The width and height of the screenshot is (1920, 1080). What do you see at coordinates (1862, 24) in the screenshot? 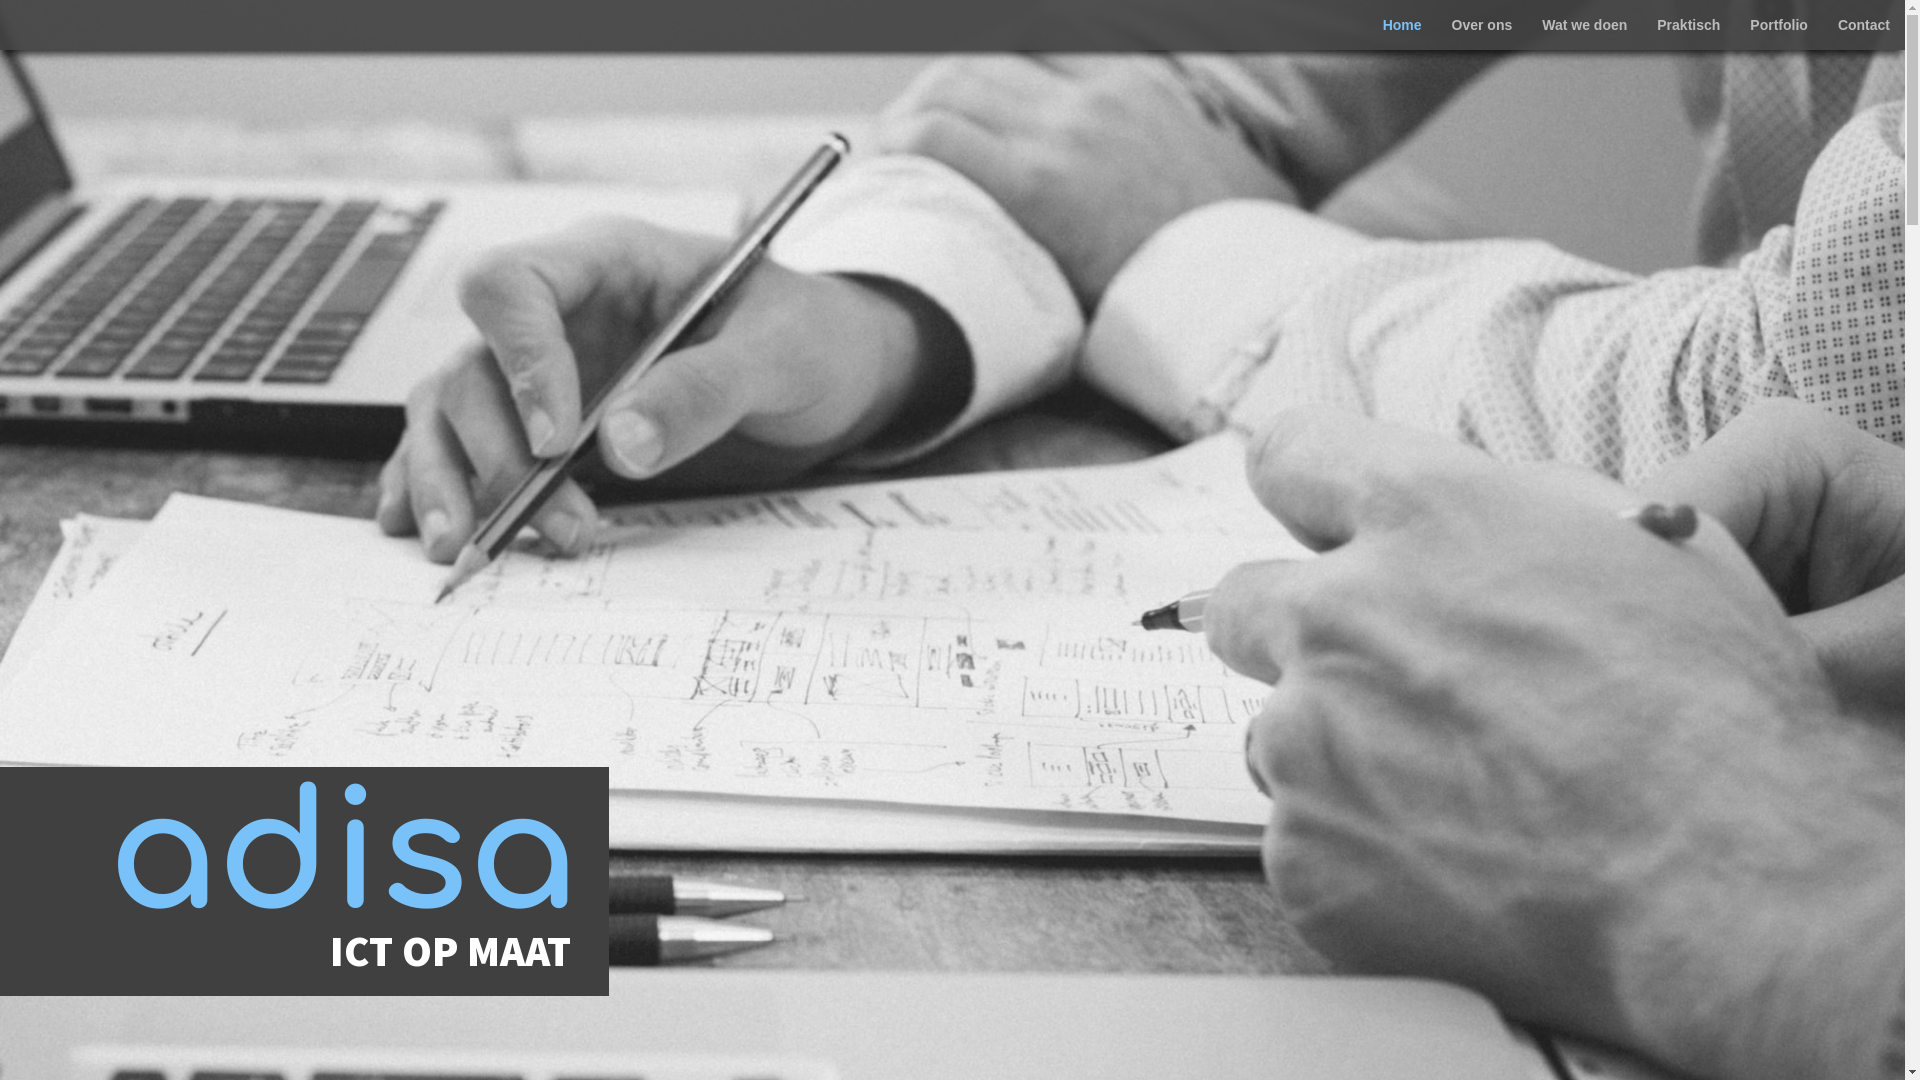
I see `'Contact'` at bounding box center [1862, 24].